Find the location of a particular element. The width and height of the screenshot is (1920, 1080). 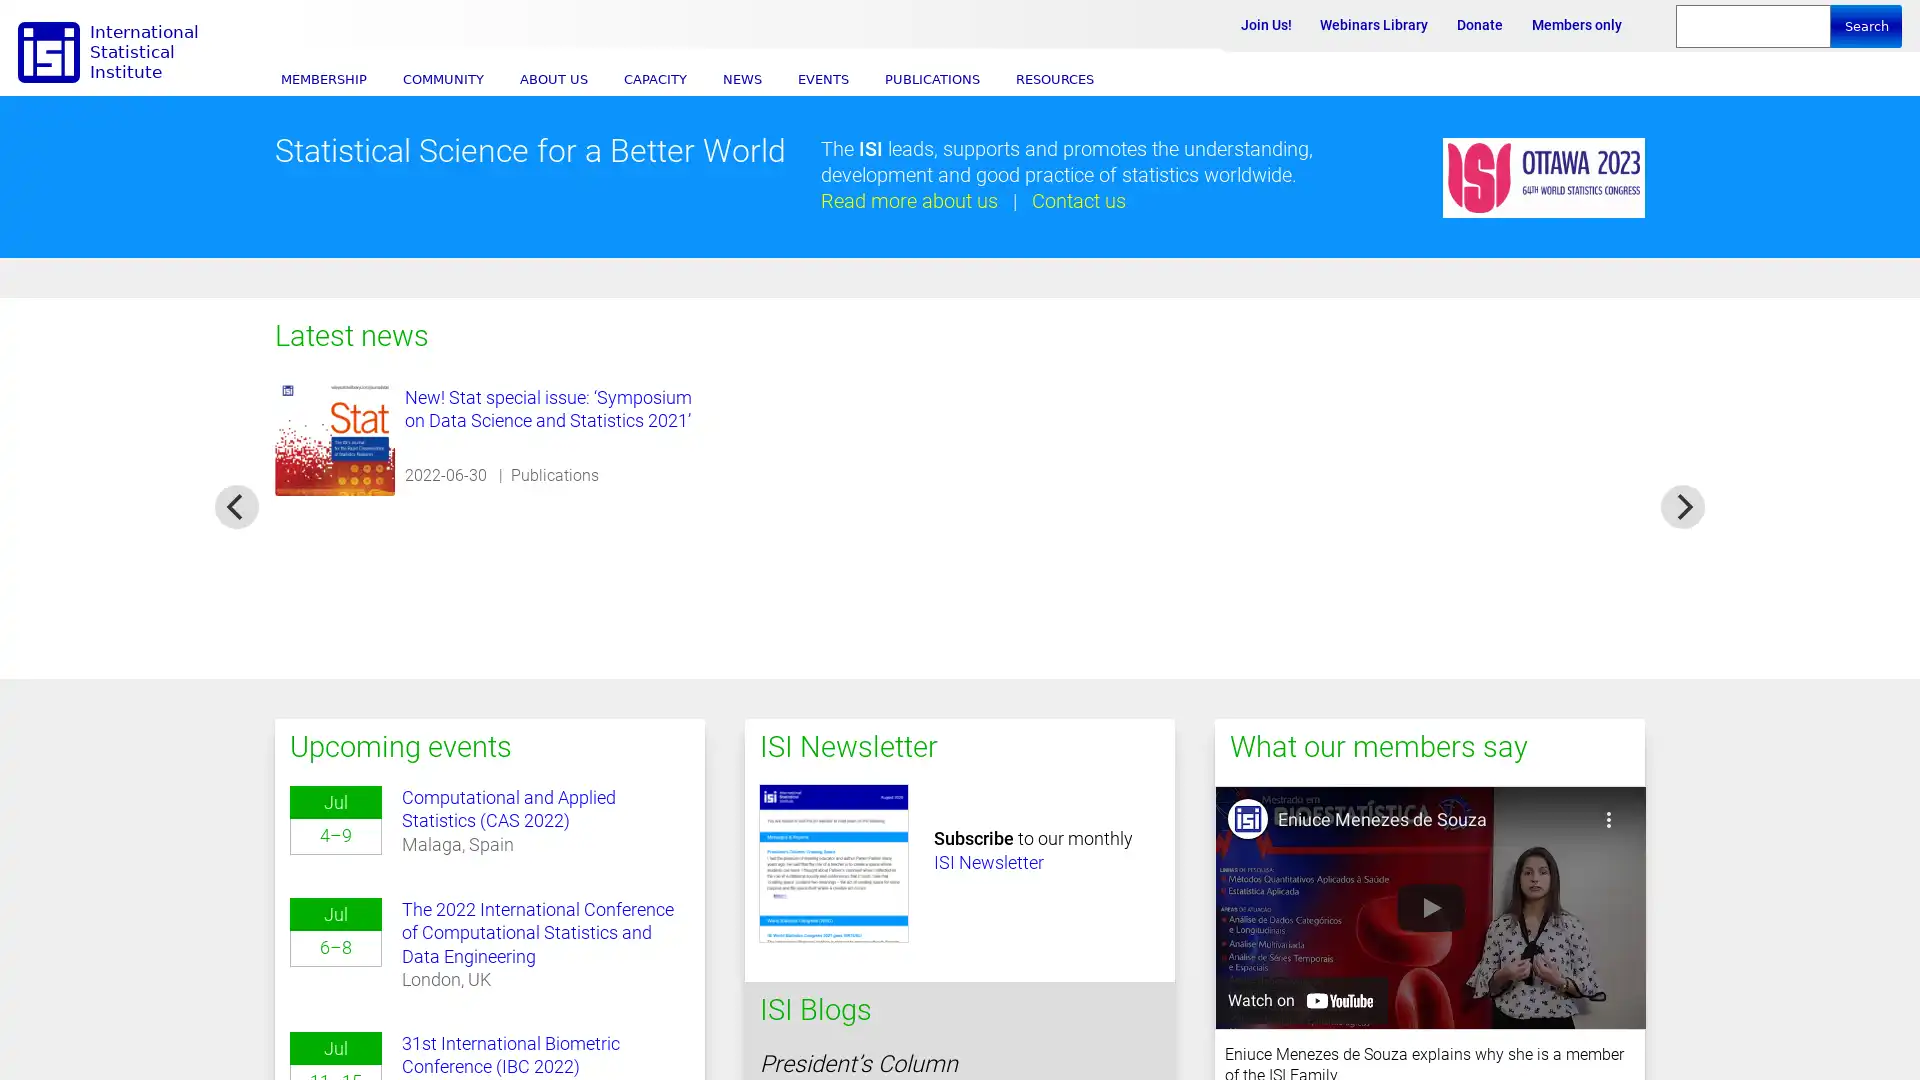

next is located at coordinates (1682, 434).